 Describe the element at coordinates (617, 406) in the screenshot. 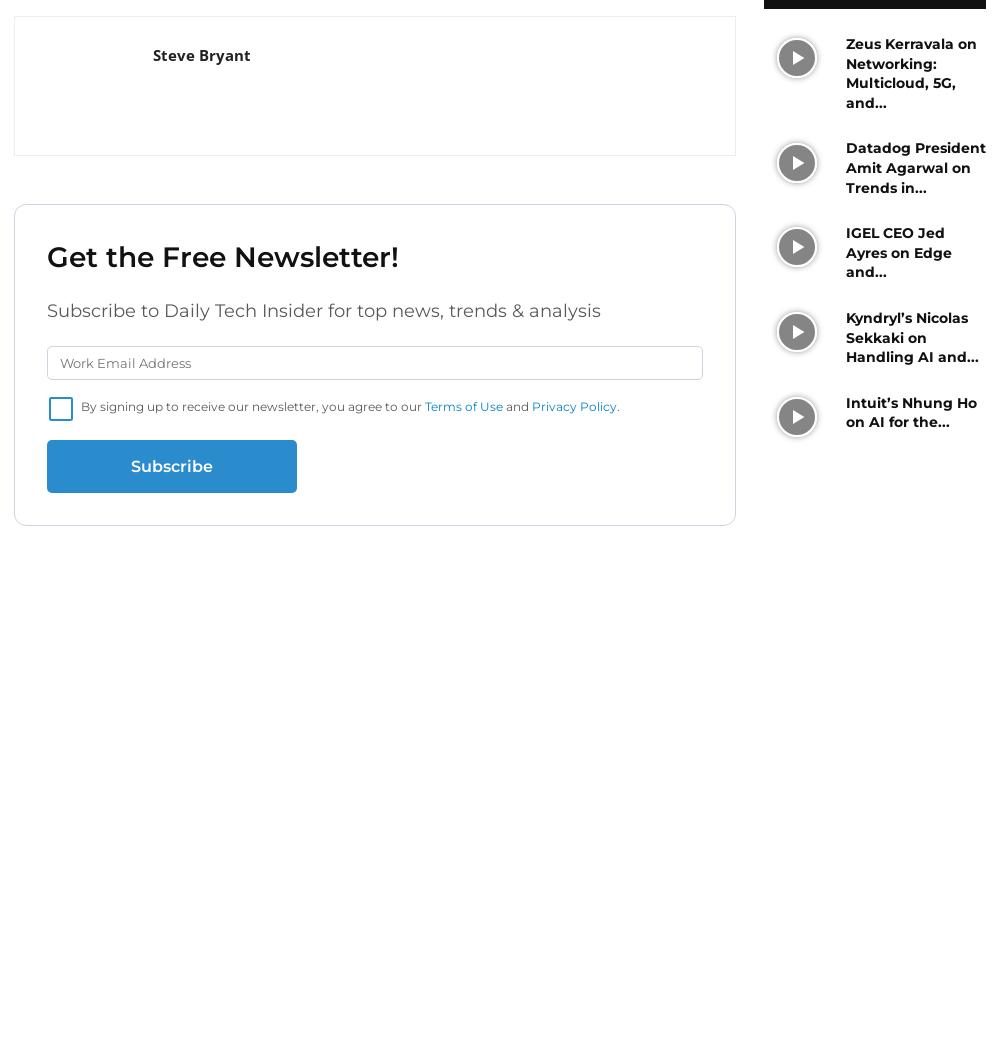

I see `'.'` at that location.